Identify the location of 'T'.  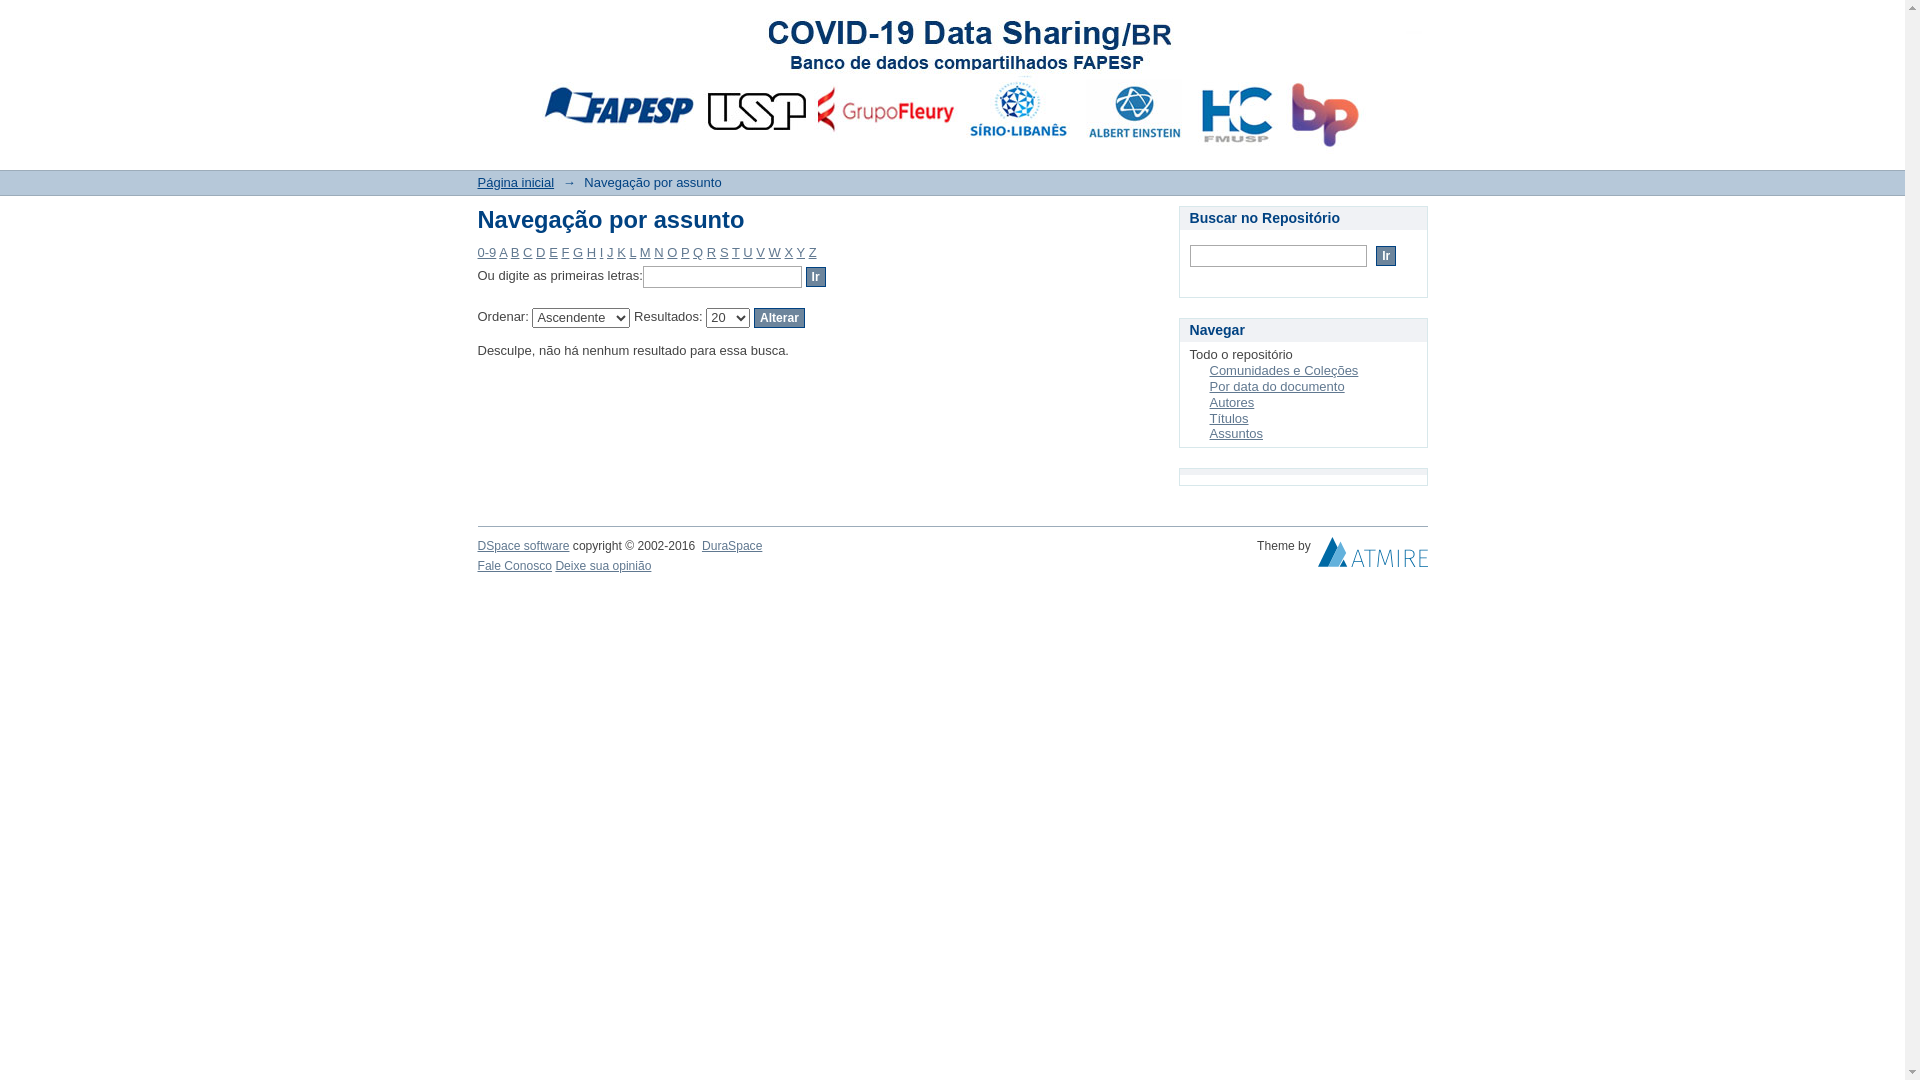
(734, 251).